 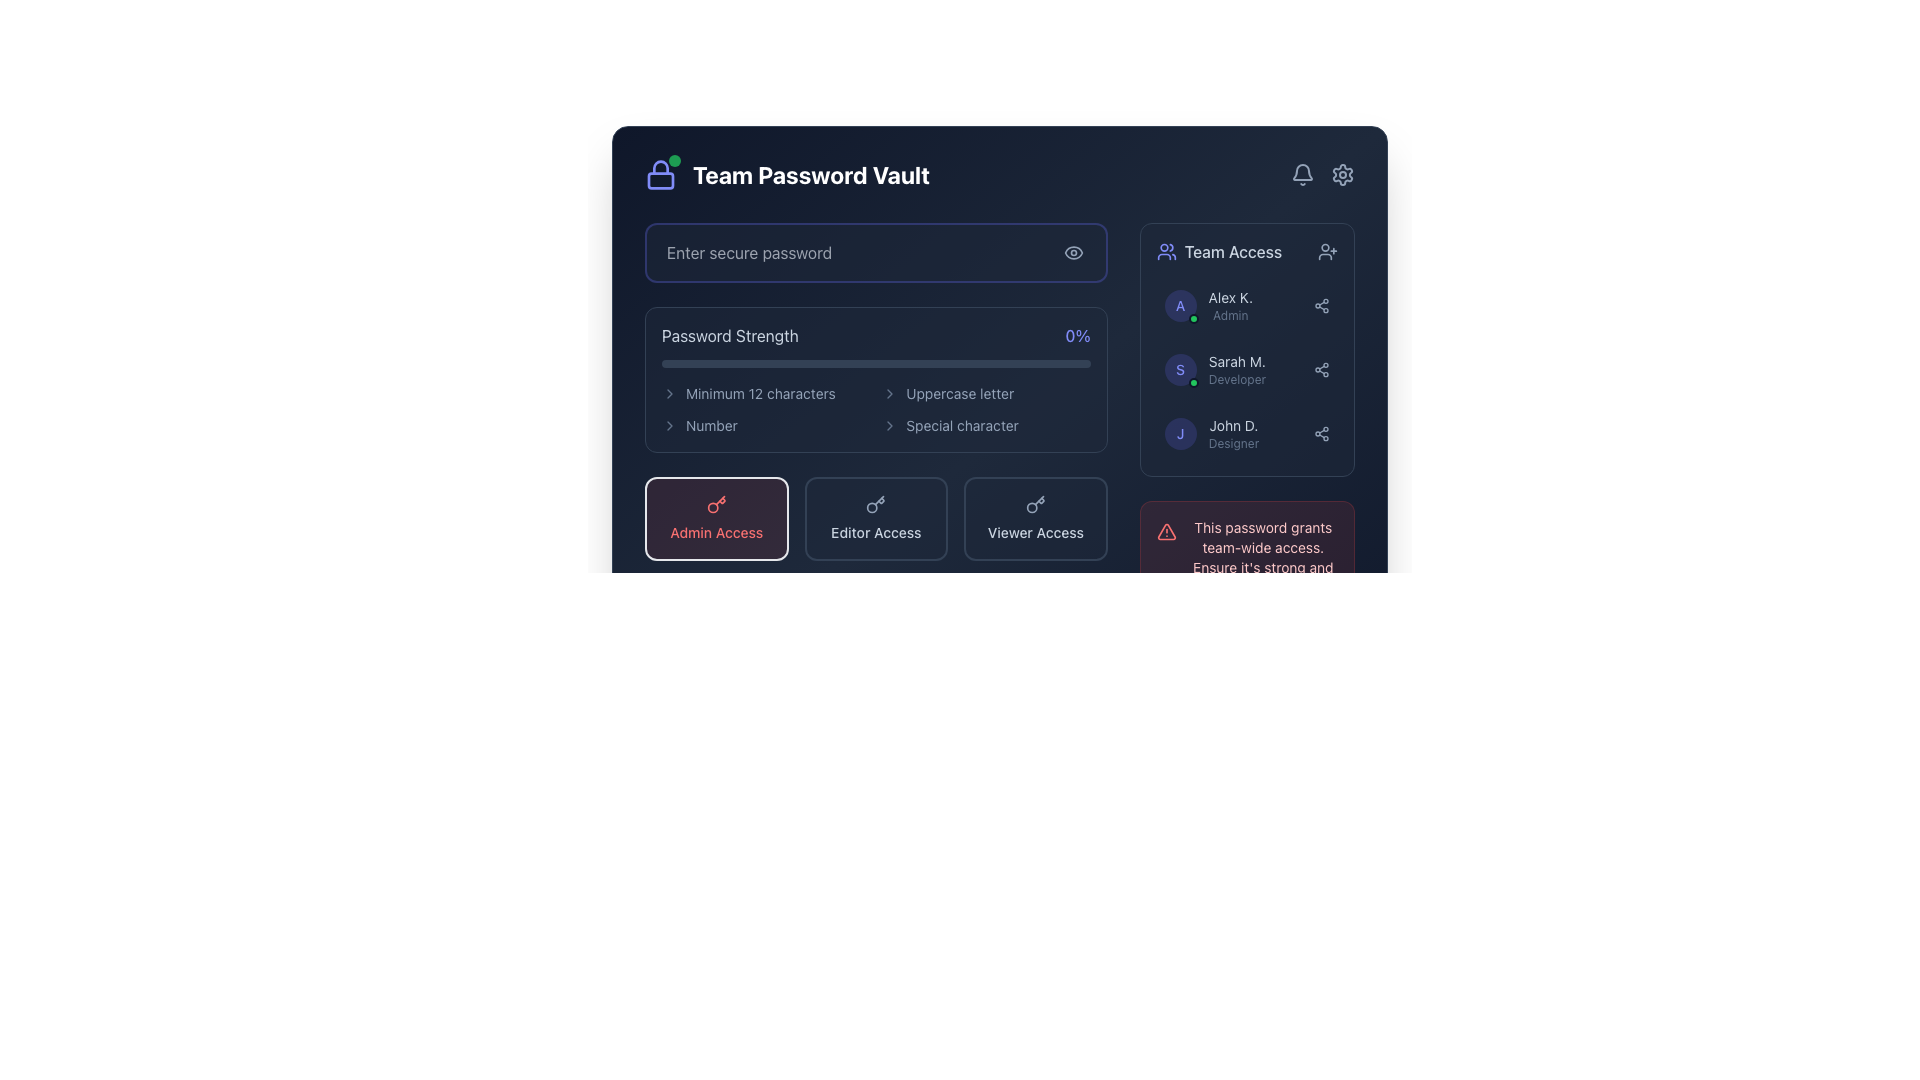 What do you see at coordinates (1232, 250) in the screenshot?
I see `the text label indicating user roles and access levels in the upper-right panel` at bounding box center [1232, 250].